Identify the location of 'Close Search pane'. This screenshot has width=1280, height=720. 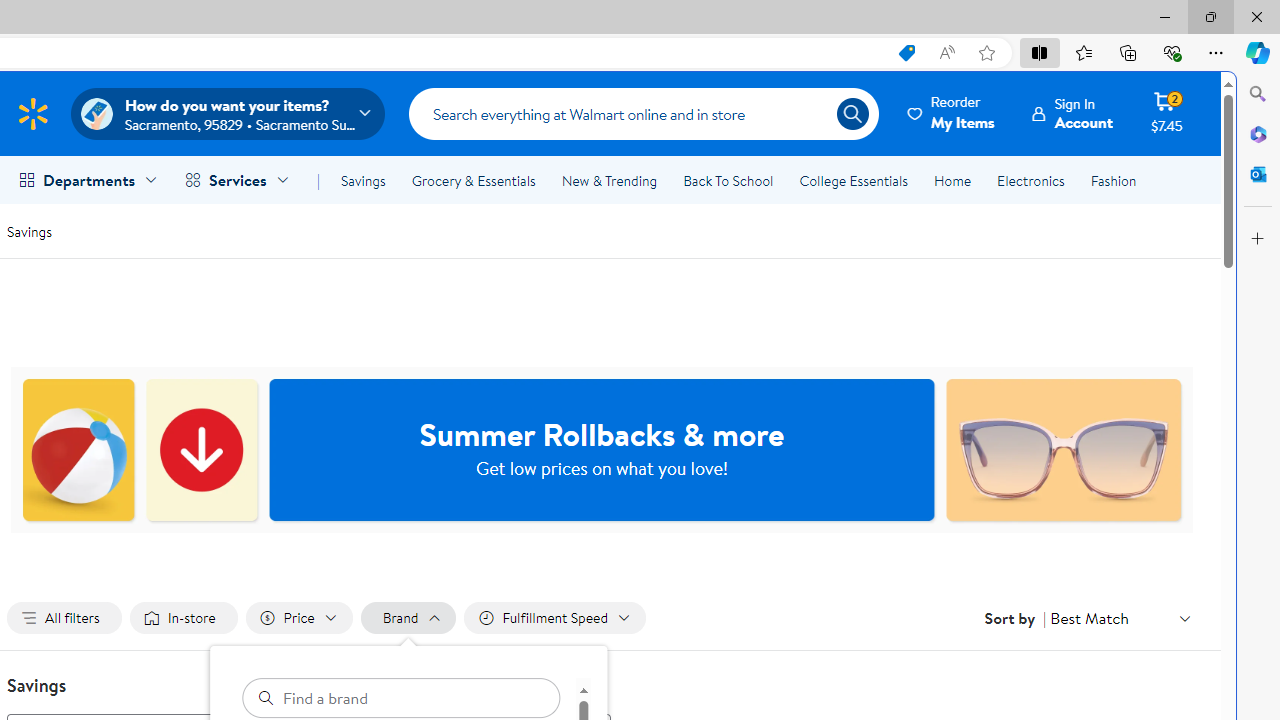
(1257, 94).